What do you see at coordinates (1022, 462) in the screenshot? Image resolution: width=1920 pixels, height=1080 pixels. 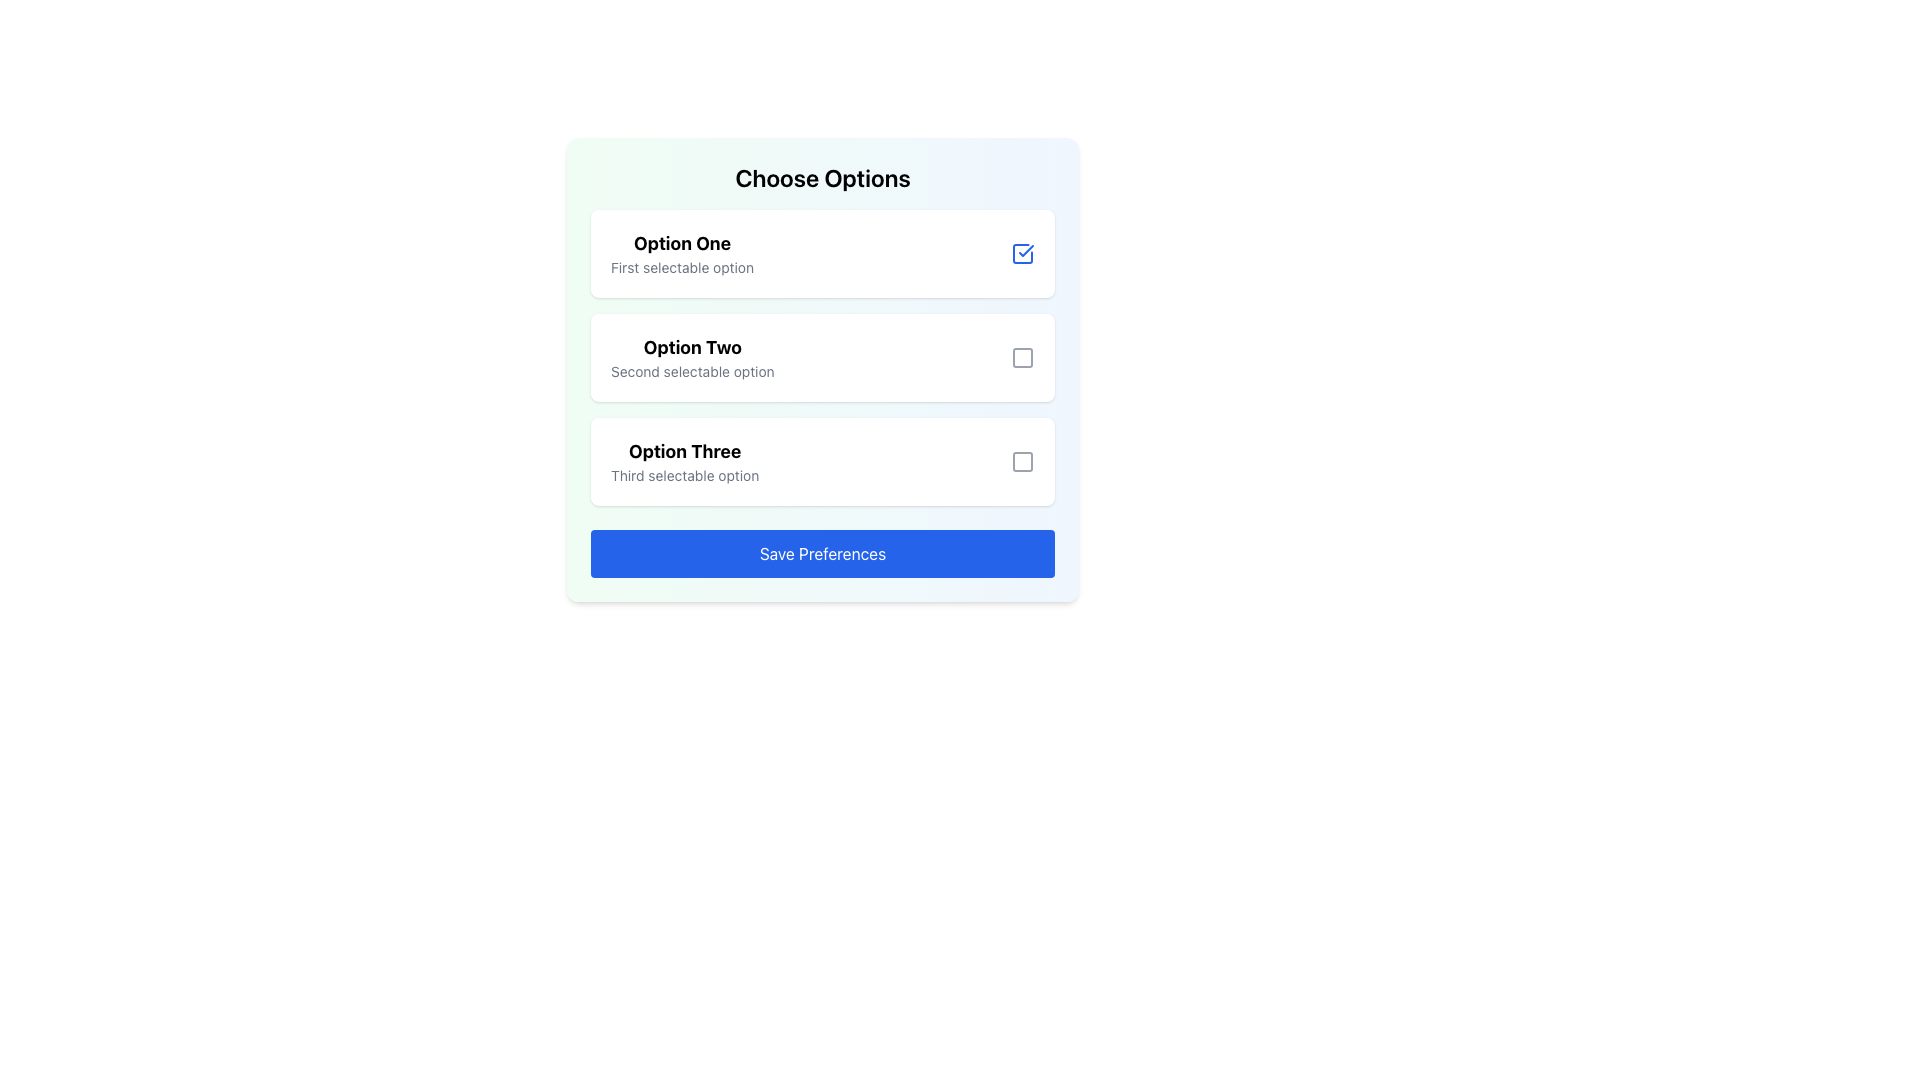 I see `the Checkbox-like icon located on the far-right side of the 'Option Three' selection, which serves as a visual indication related to that option` at bounding box center [1022, 462].